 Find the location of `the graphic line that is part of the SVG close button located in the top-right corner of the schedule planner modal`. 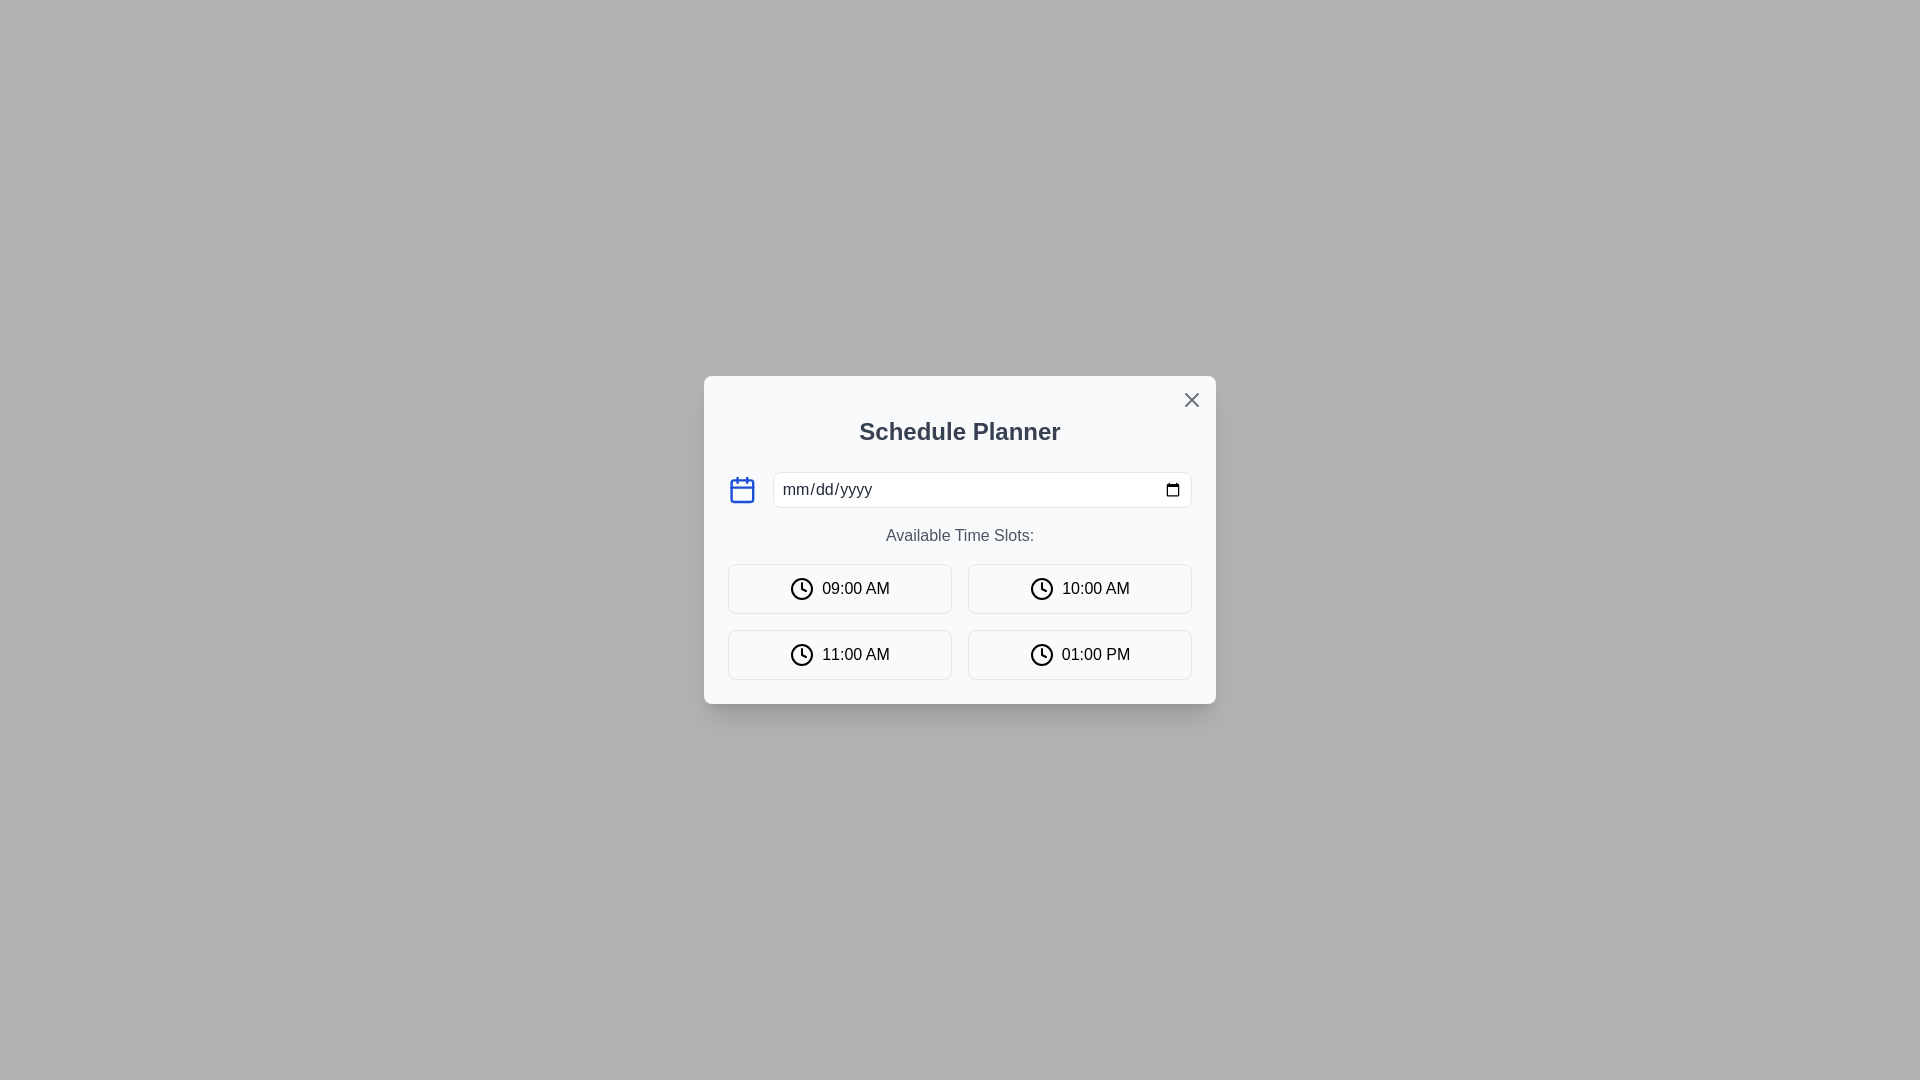

the graphic line that is part of the SVG close button located in the top-right corner of the schedule planner modal is located at coordinates (1191, 400).